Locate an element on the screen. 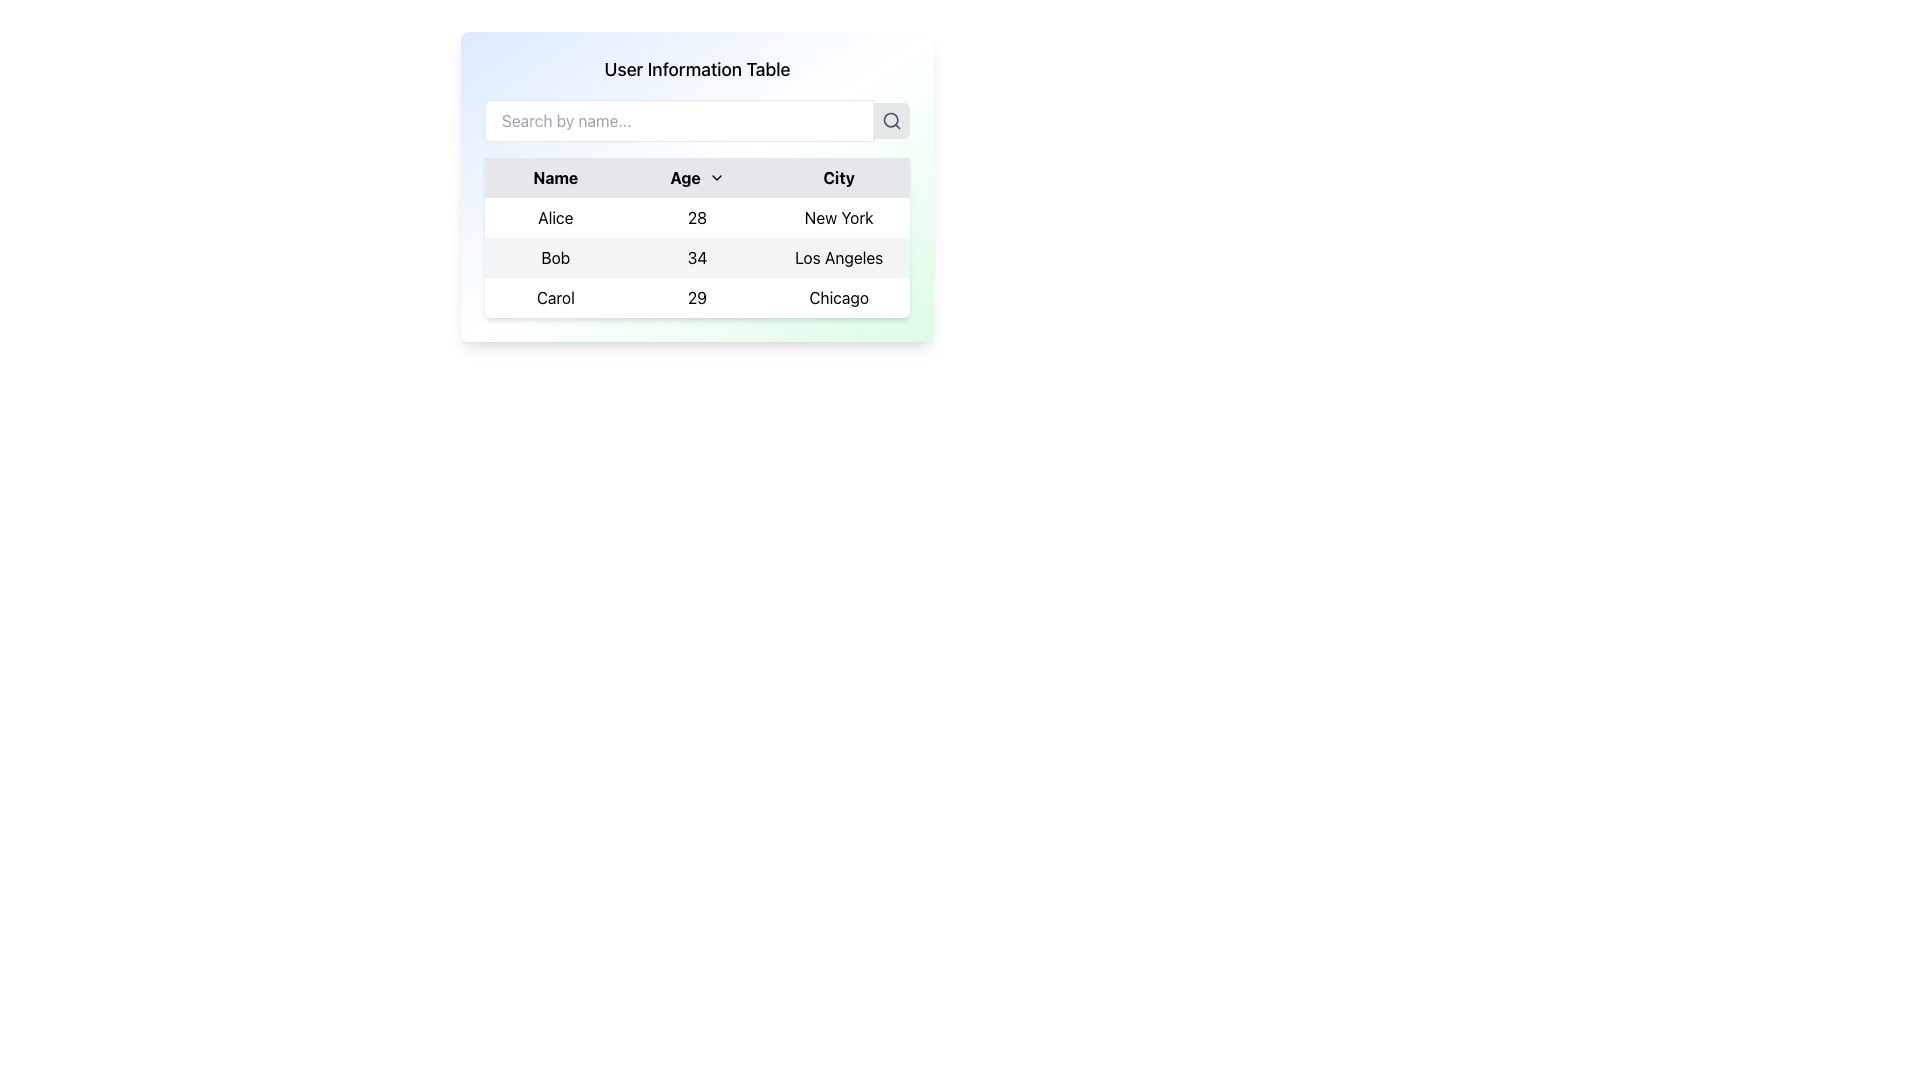  the circular body of the magnifying glass icon located in the top-right corner of the interface, which is used for search functionalities is located at coordinates (890, 120).